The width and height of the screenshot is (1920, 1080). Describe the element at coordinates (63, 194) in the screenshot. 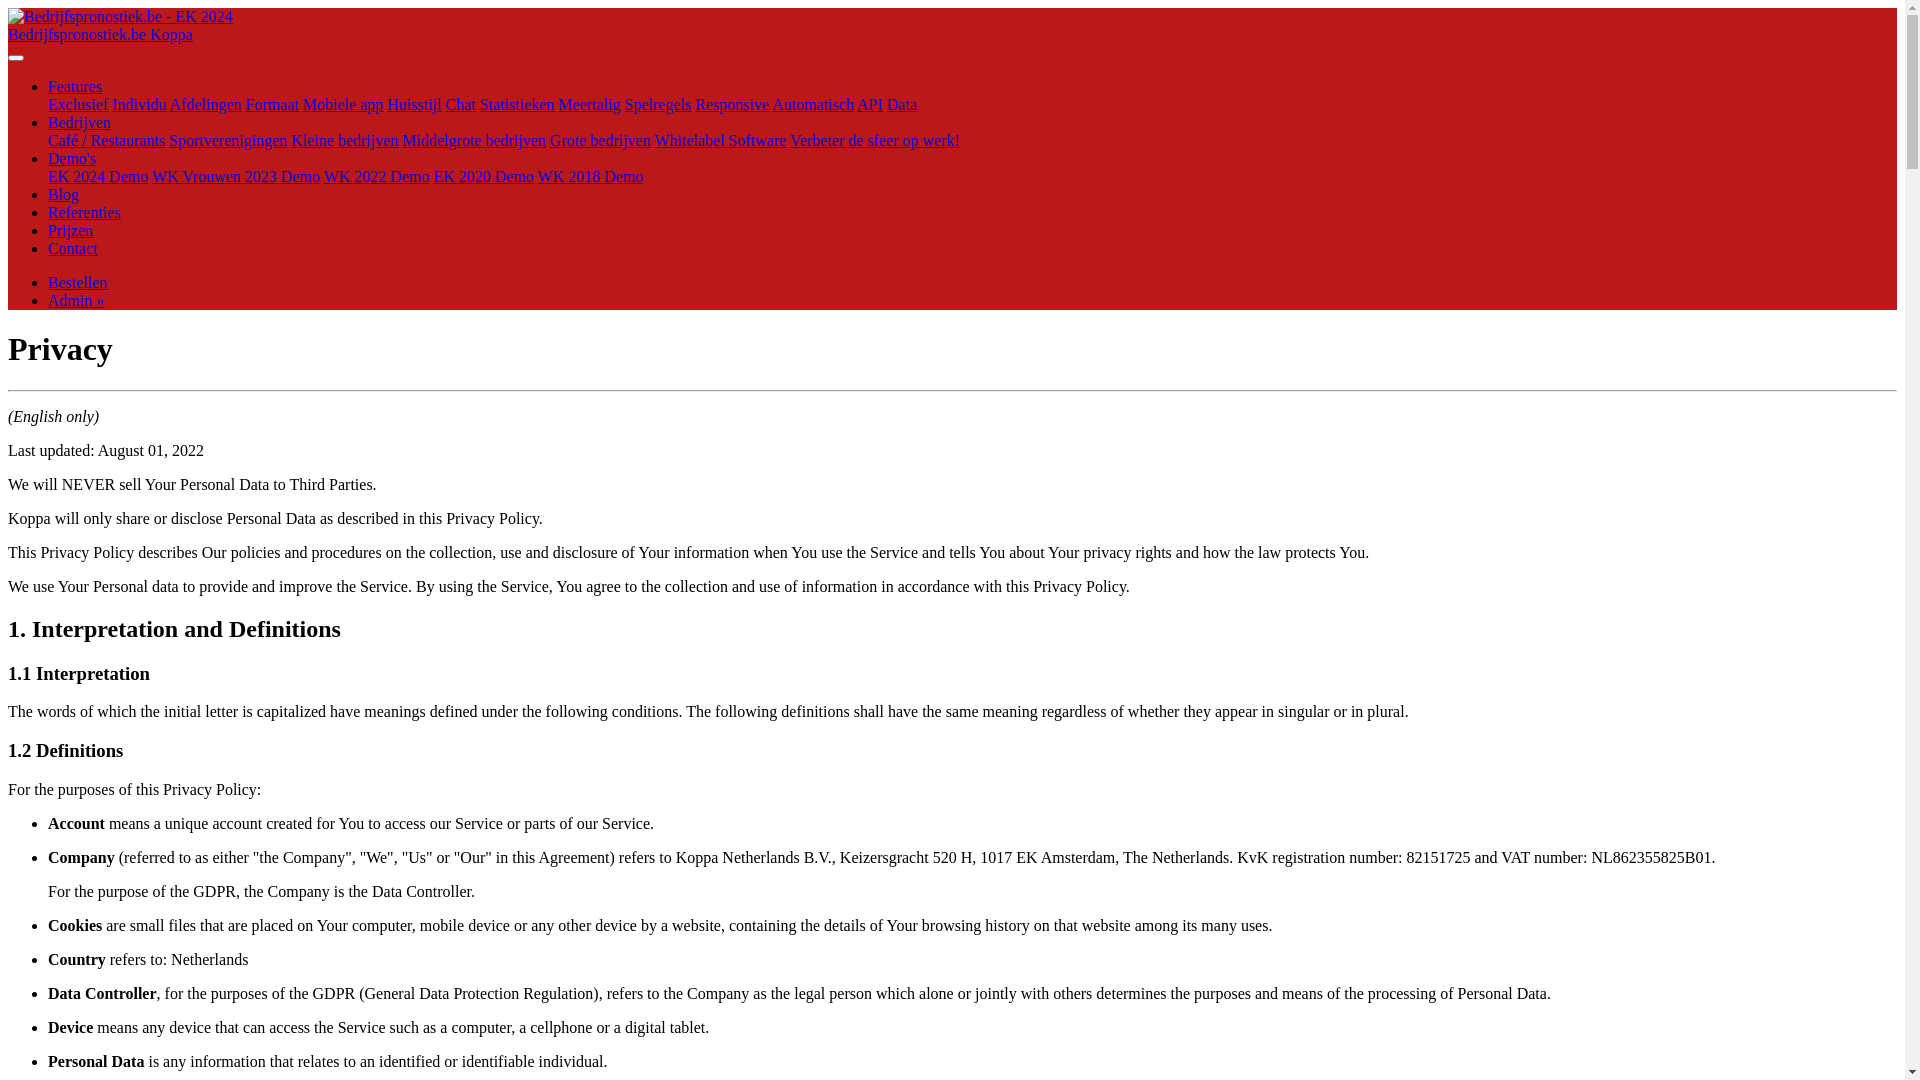

I see `'Blog'` at that location.